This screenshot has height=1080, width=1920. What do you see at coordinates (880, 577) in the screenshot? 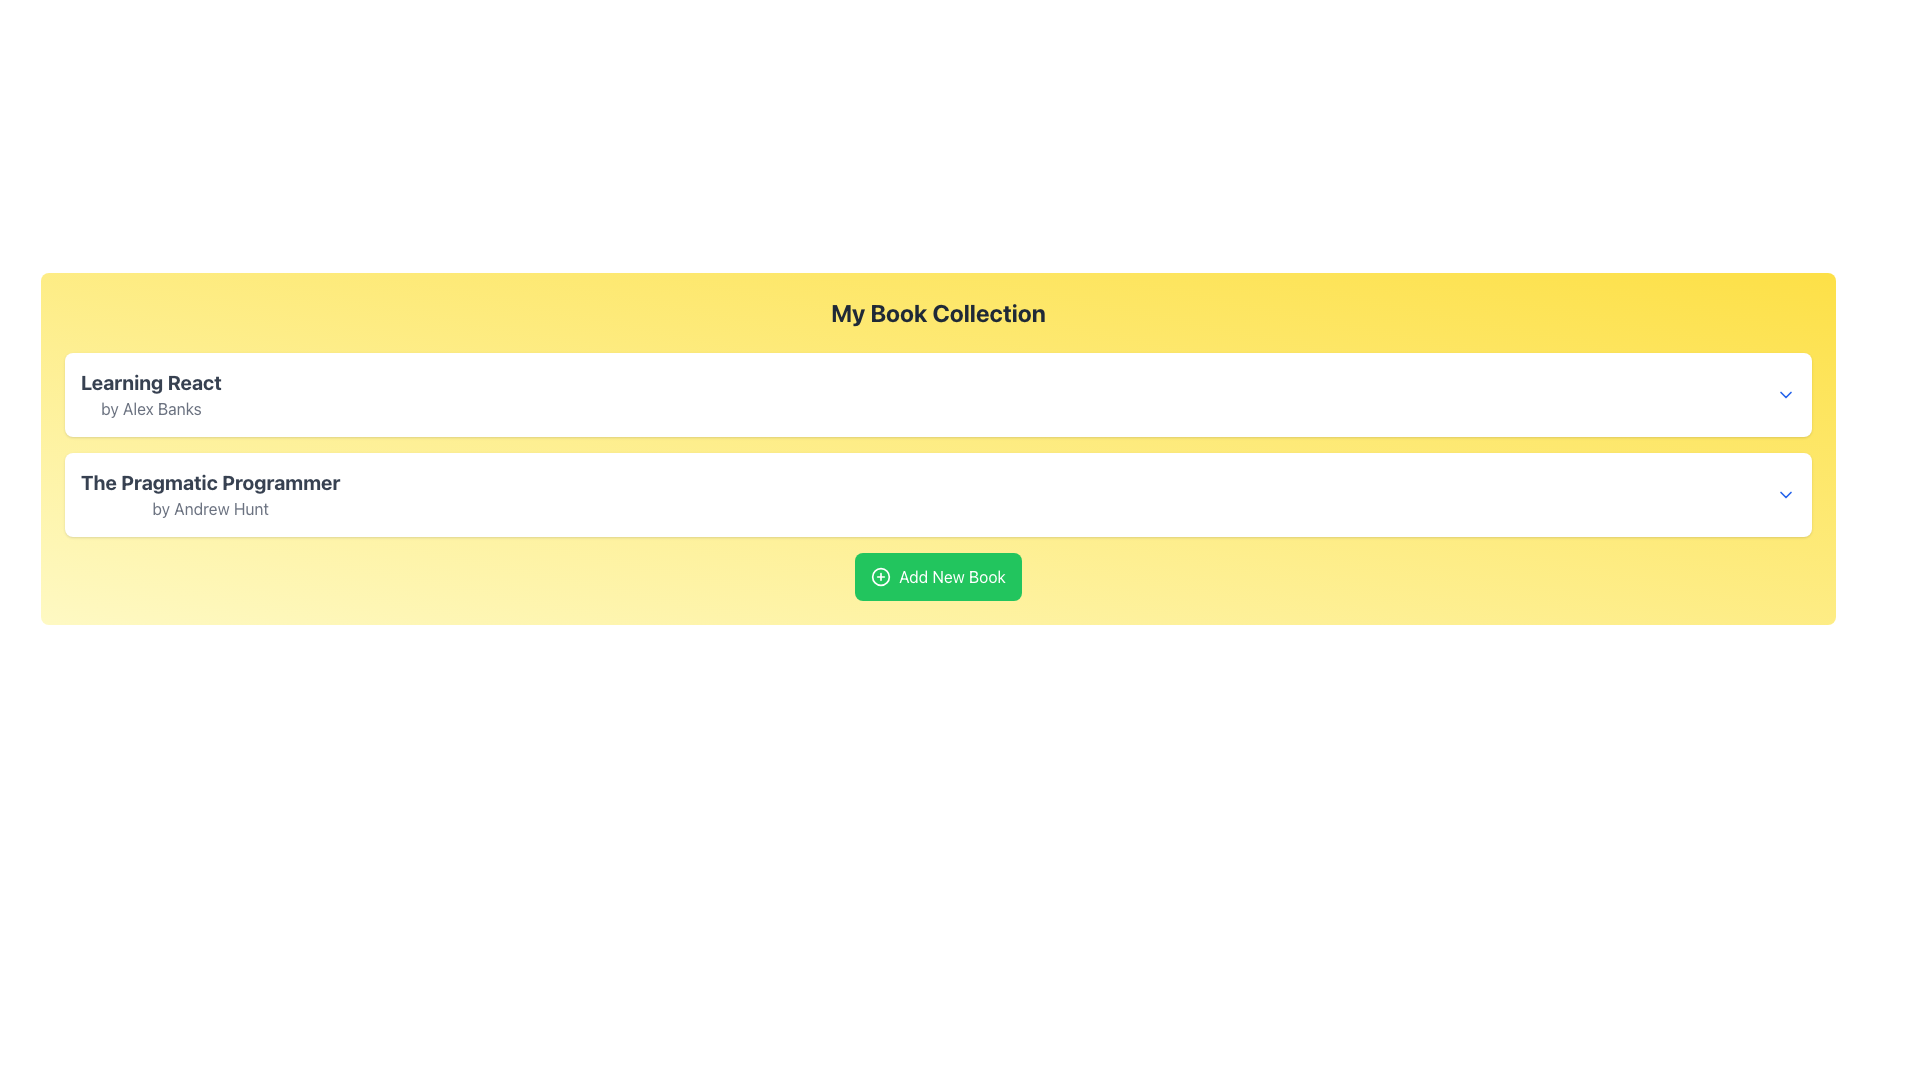
I see `the circular graphical element representing the action to add a new item, located at the bottom-center of the application interface, adjacent to the label 'Add New Book'` at bounding box center [880, 577].